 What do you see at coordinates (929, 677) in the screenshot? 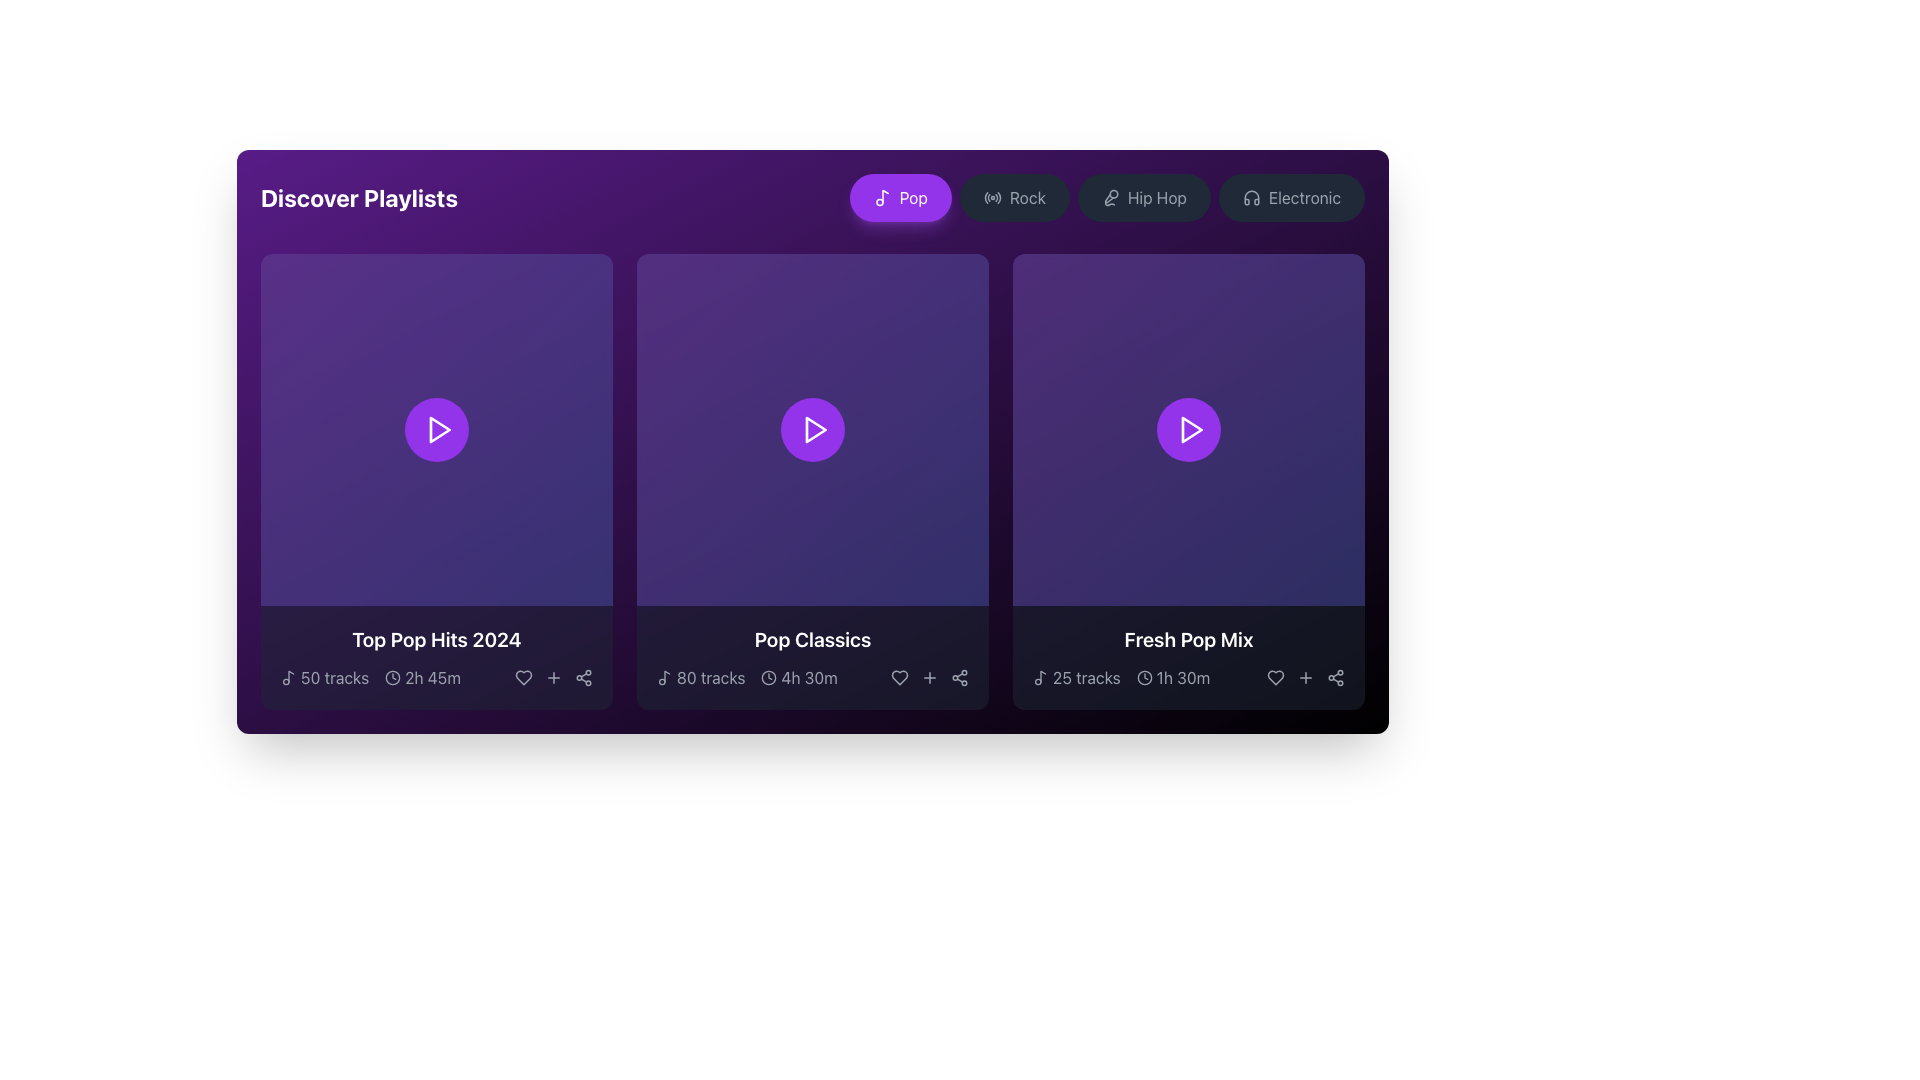
I see `the plus icon in the action bar located in the bottom-right section of the 'Pop Classics' playlist card` at bounding box center [929, 677].